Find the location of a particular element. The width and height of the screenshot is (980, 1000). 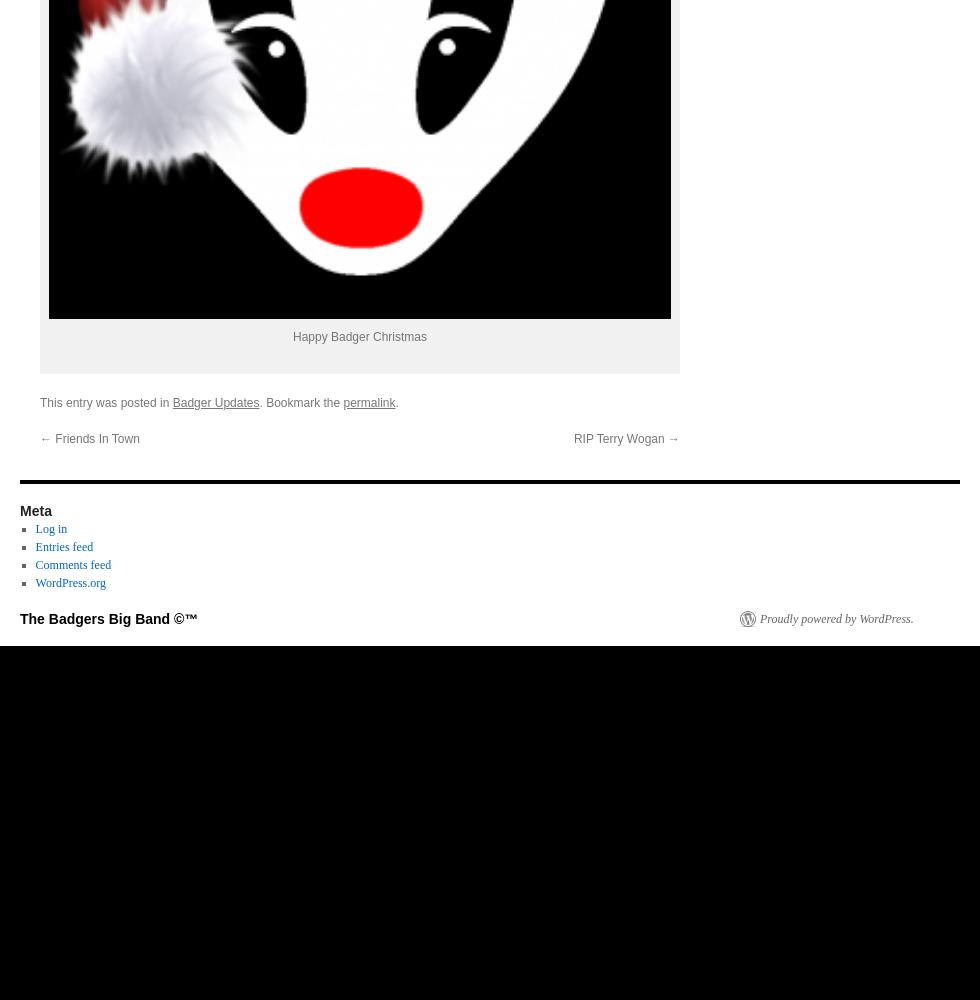

'.' is located at coordinates (396, 402).